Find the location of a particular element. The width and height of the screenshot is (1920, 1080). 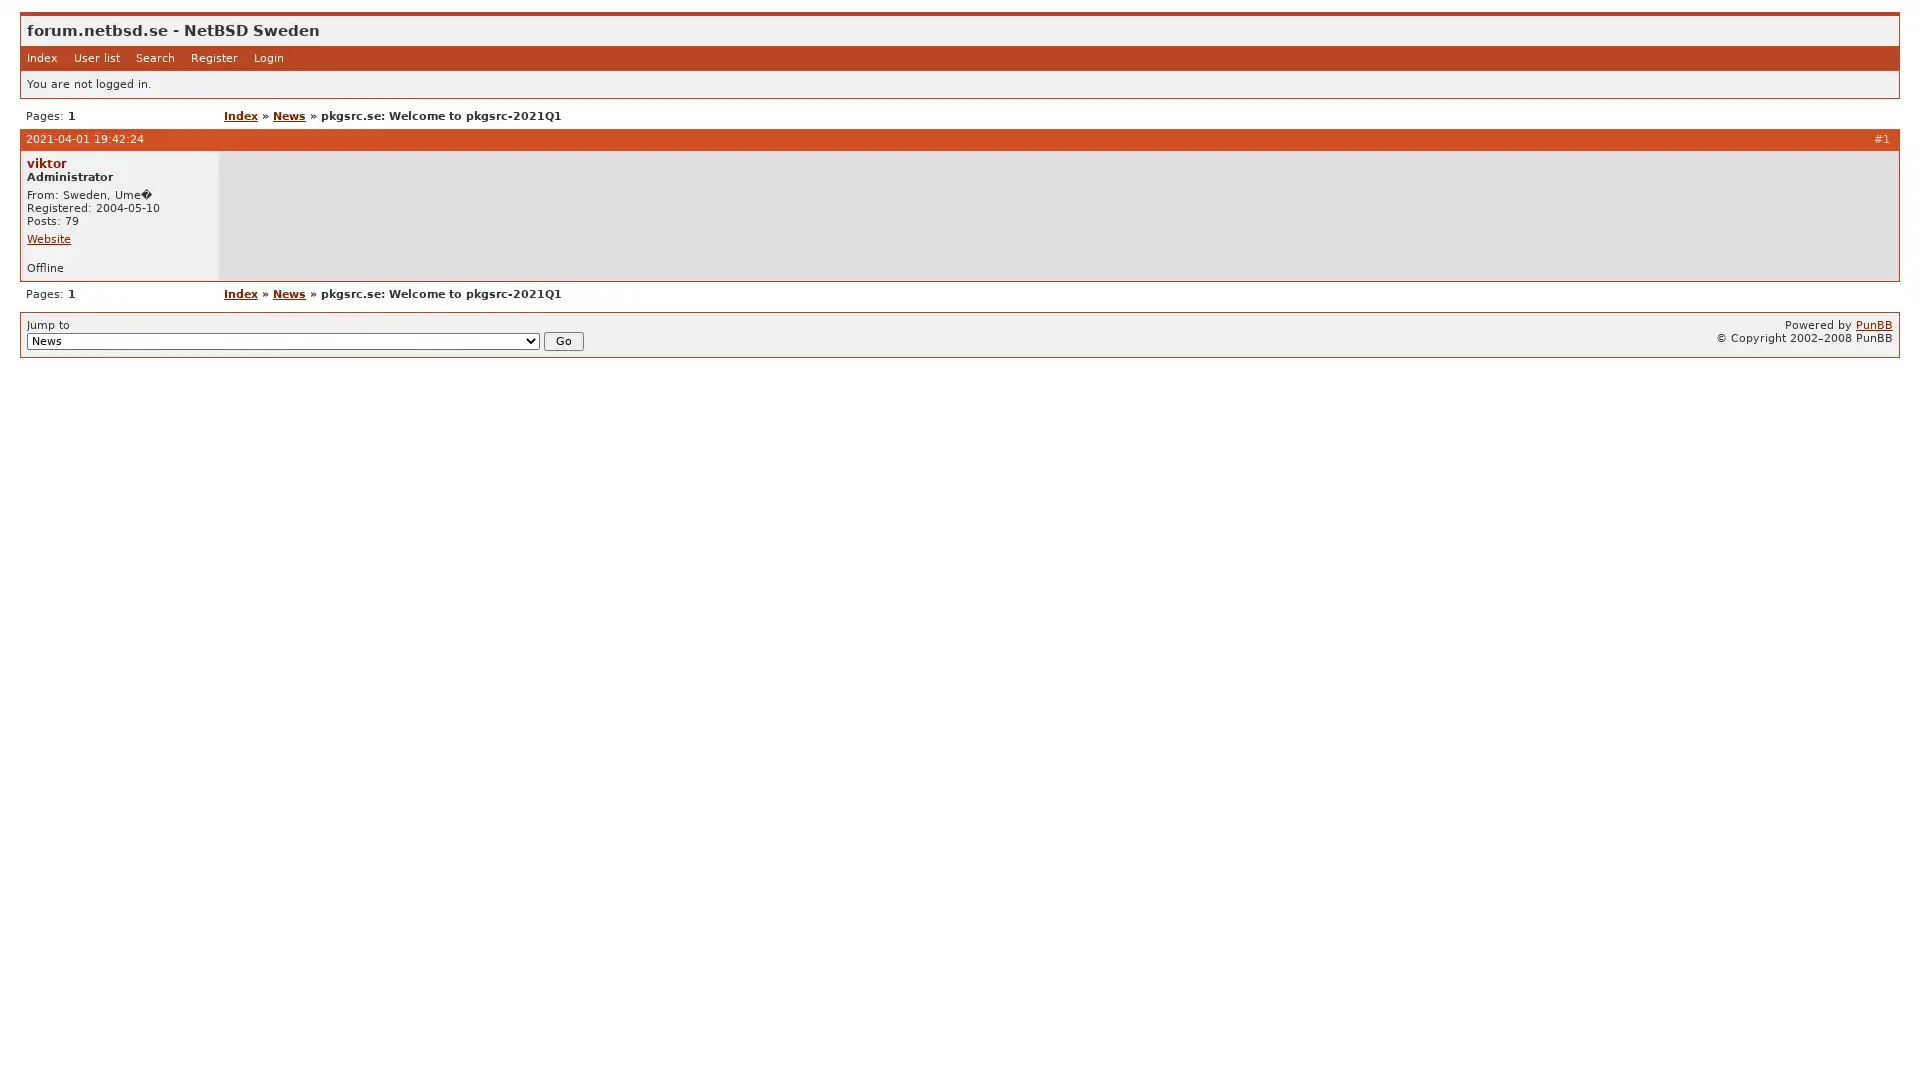

Go is located at coordinates (562, 340).